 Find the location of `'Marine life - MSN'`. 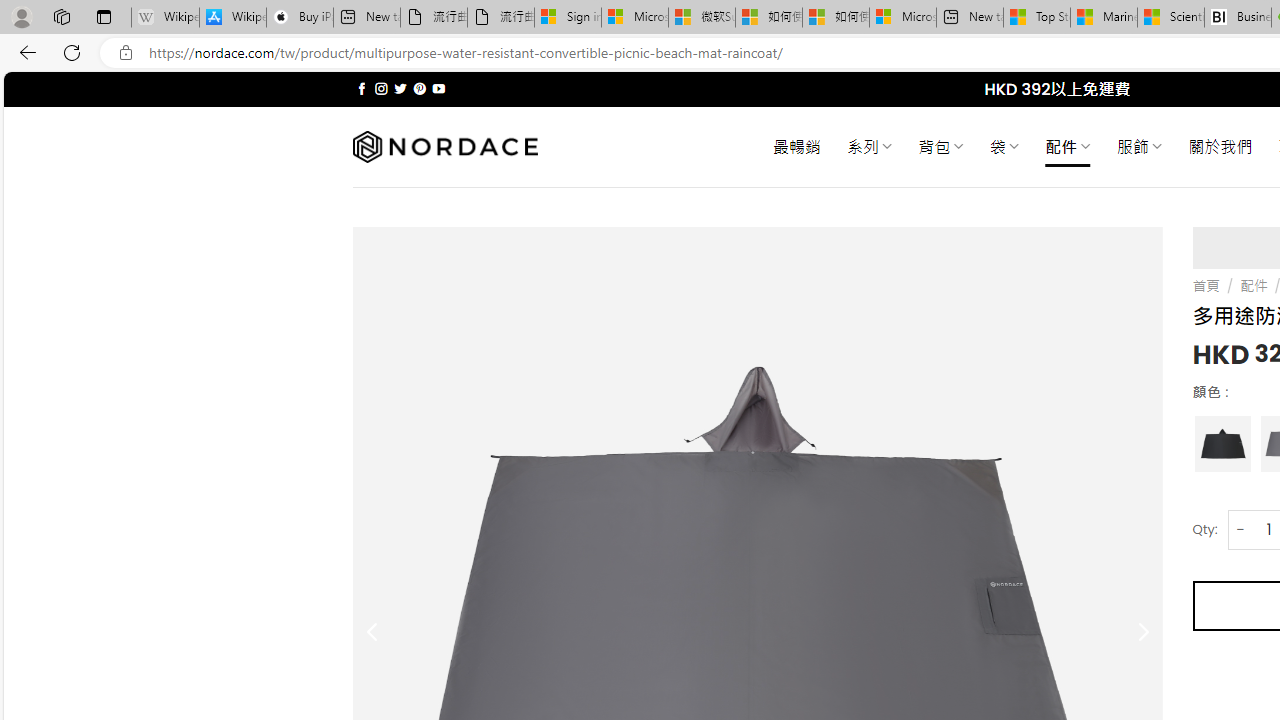

'Marine life - MSN' is located at coordinates (1103, 17).